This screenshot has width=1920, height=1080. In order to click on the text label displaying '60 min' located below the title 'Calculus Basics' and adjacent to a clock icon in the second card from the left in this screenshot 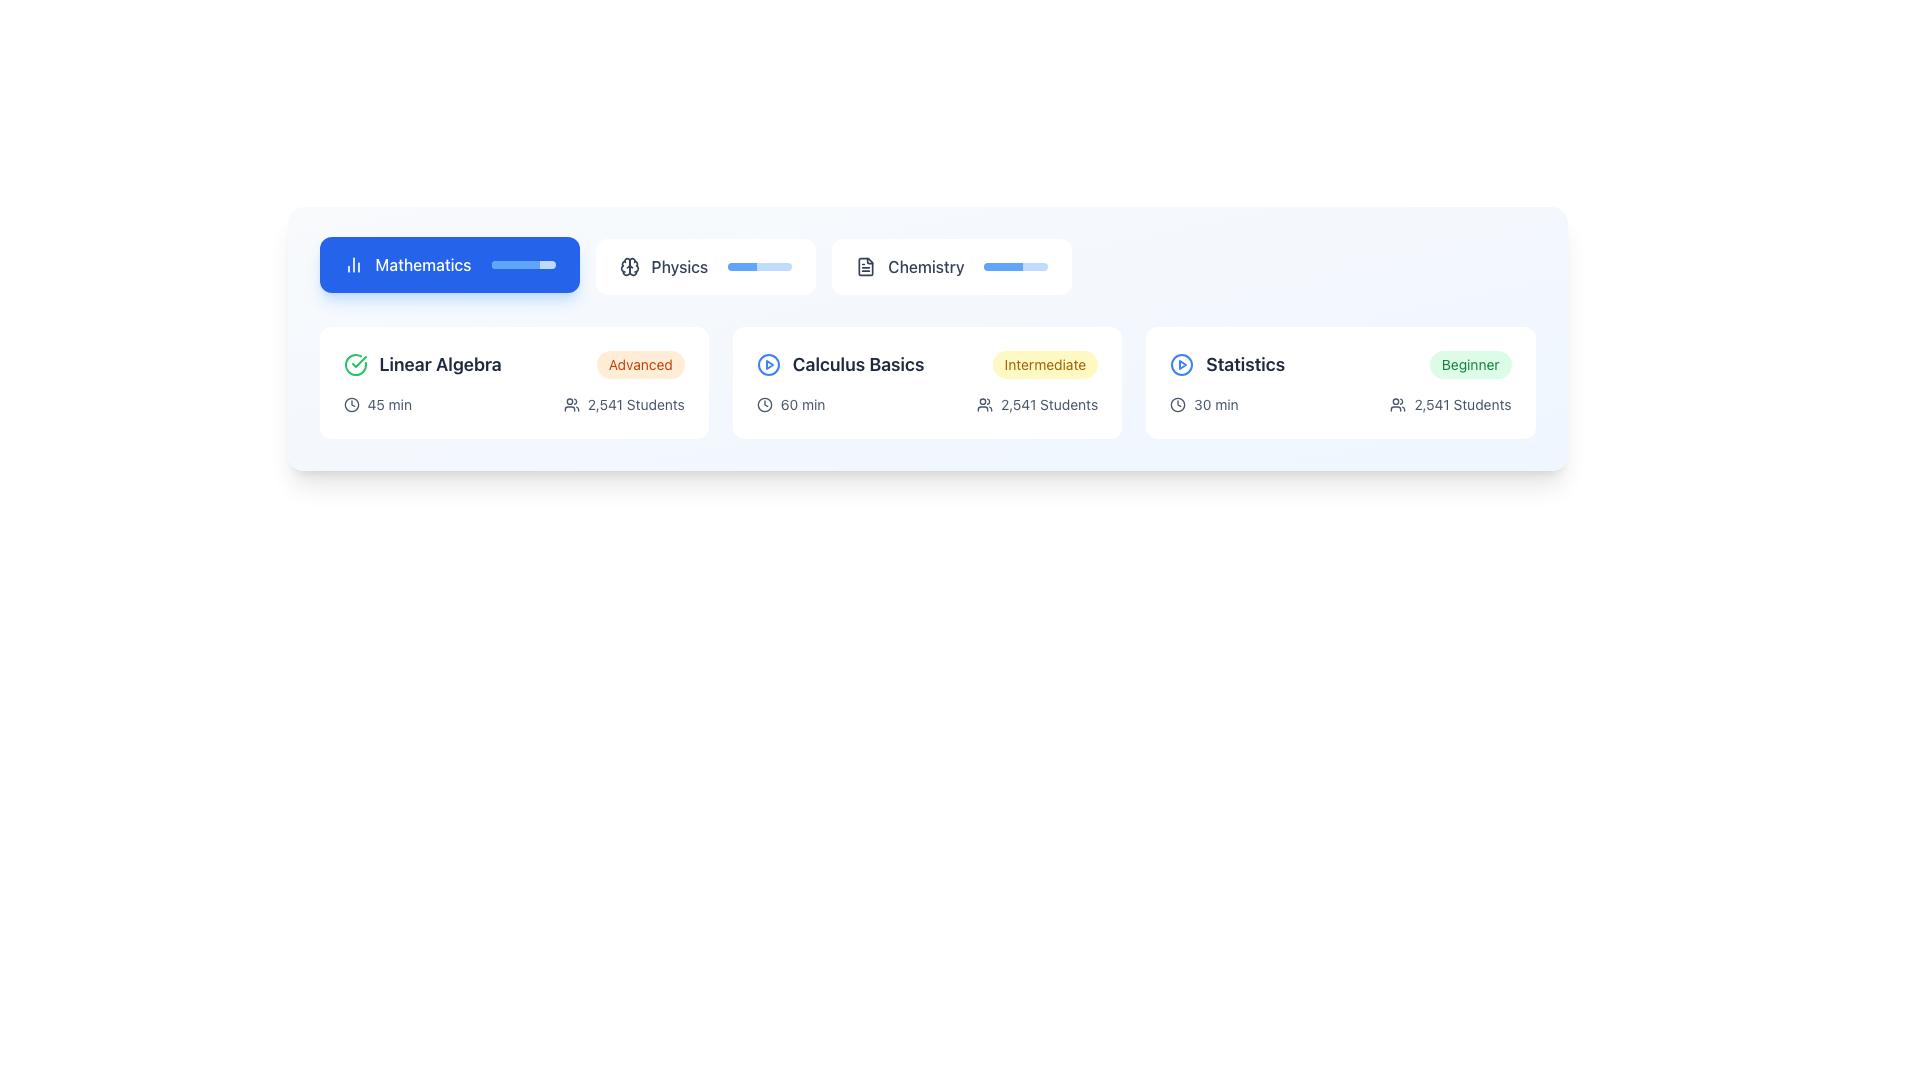, I will do `click(803, 405)`.